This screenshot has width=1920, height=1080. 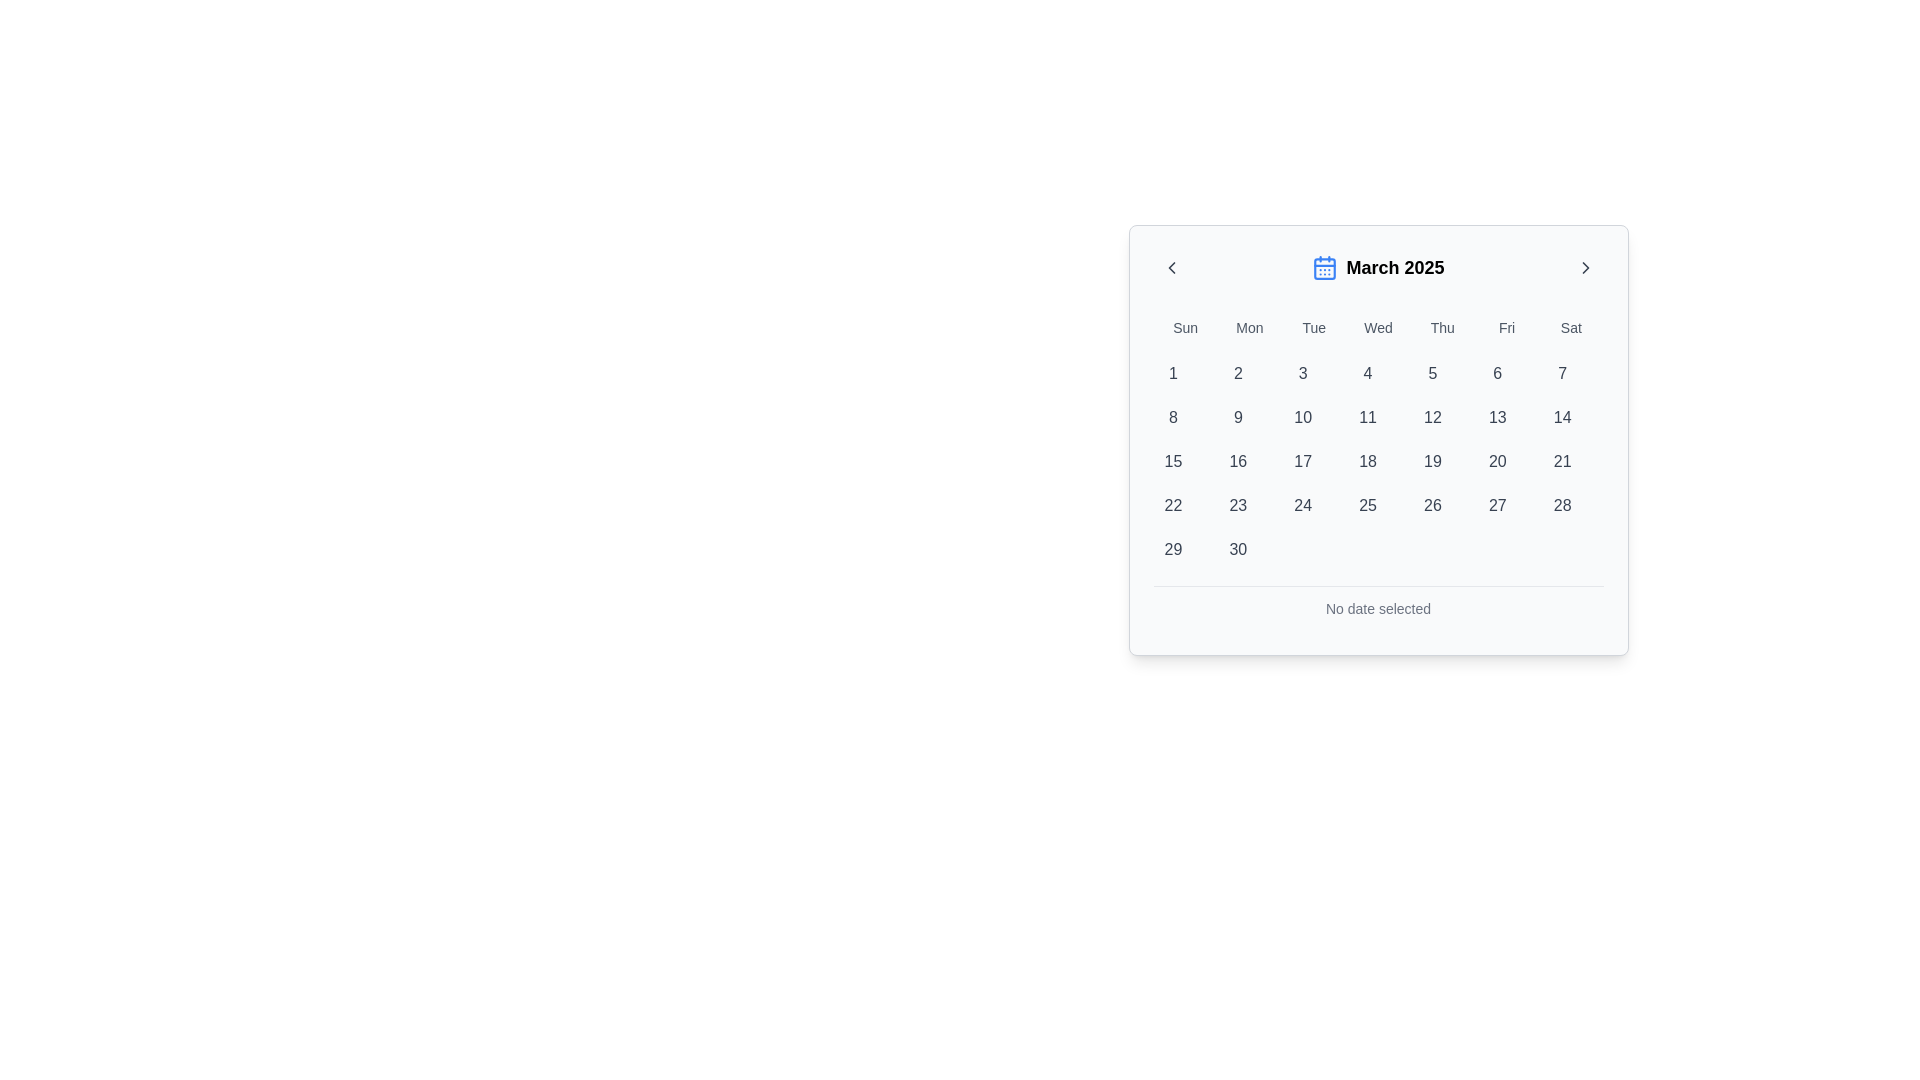 I want to click on the circular button labeled '1', so click(x=1173, y=374).